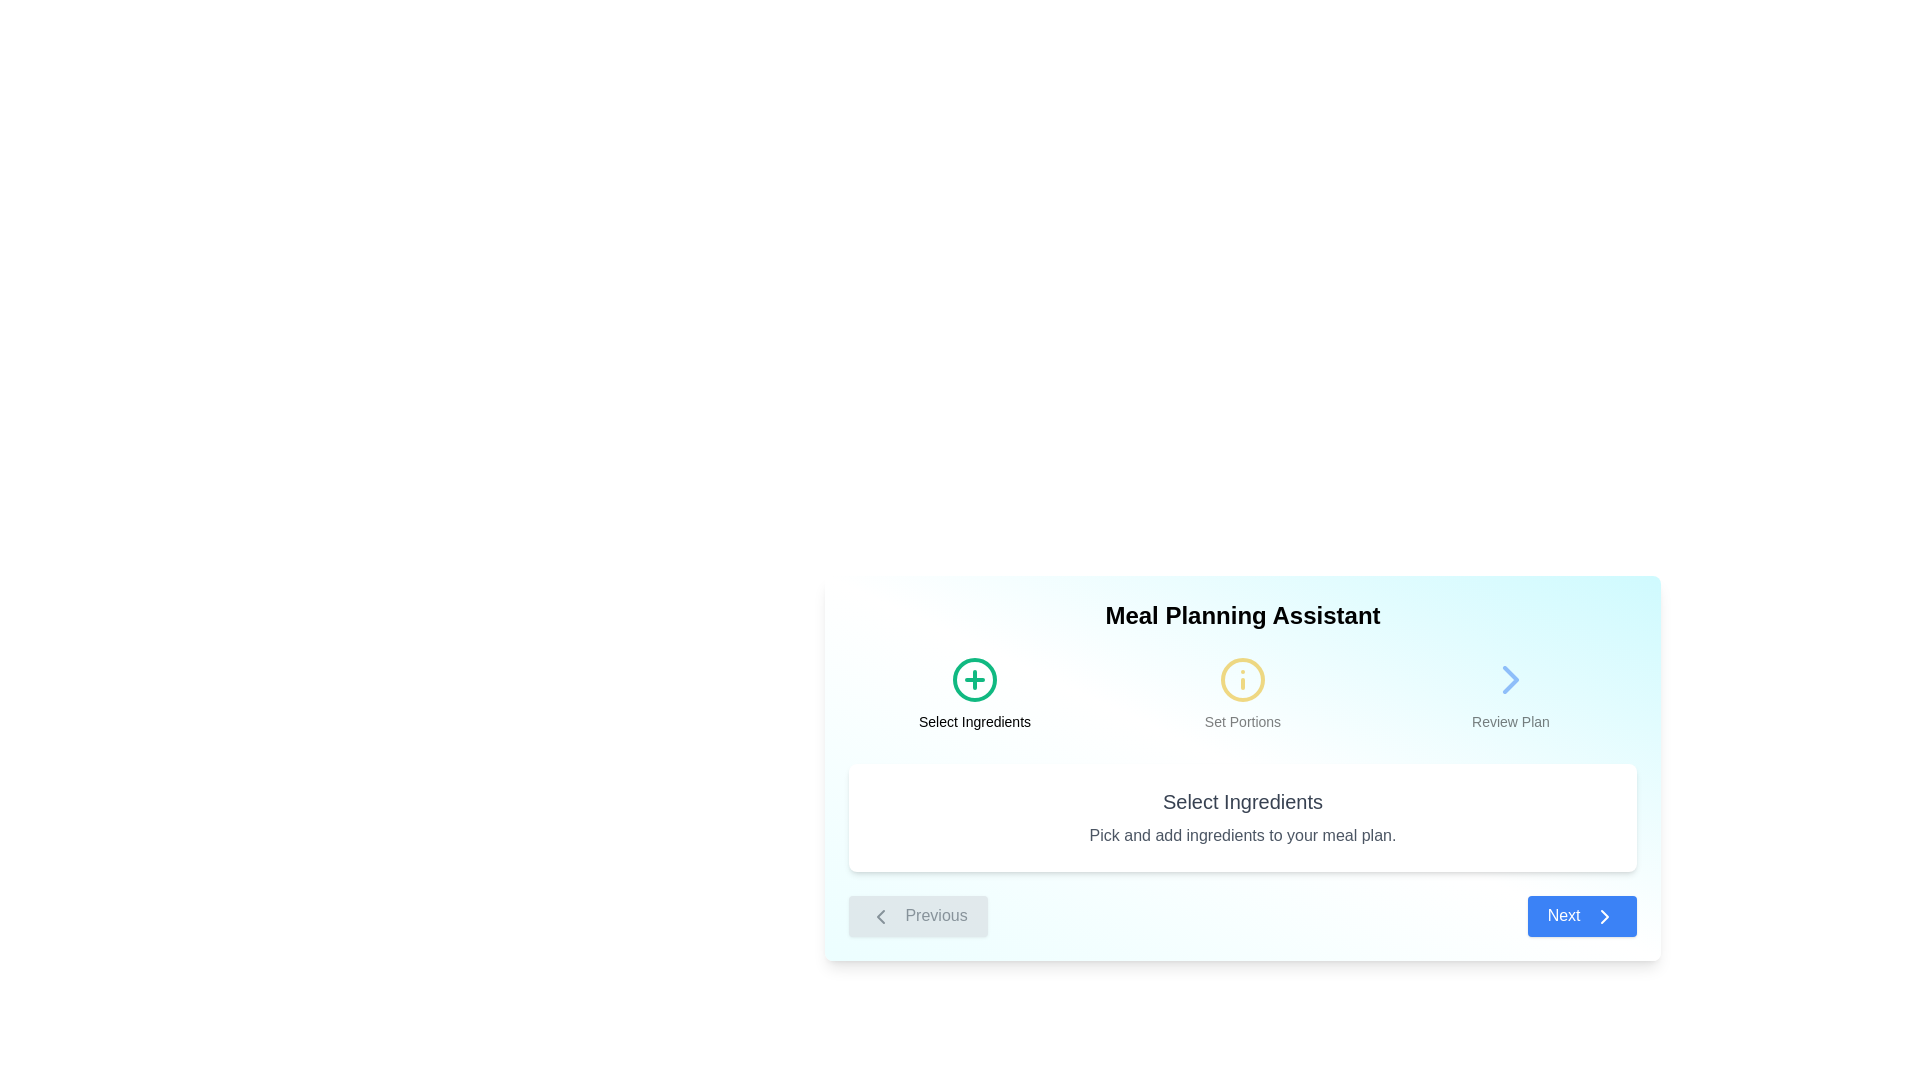  What do you see at coordinates (1604, 915) in the screenshot?
I see `the rightward-pointing arrow icon situated on the blue 'Next' button at the bottom-right of the interface` at bounding box center [1604, 915].